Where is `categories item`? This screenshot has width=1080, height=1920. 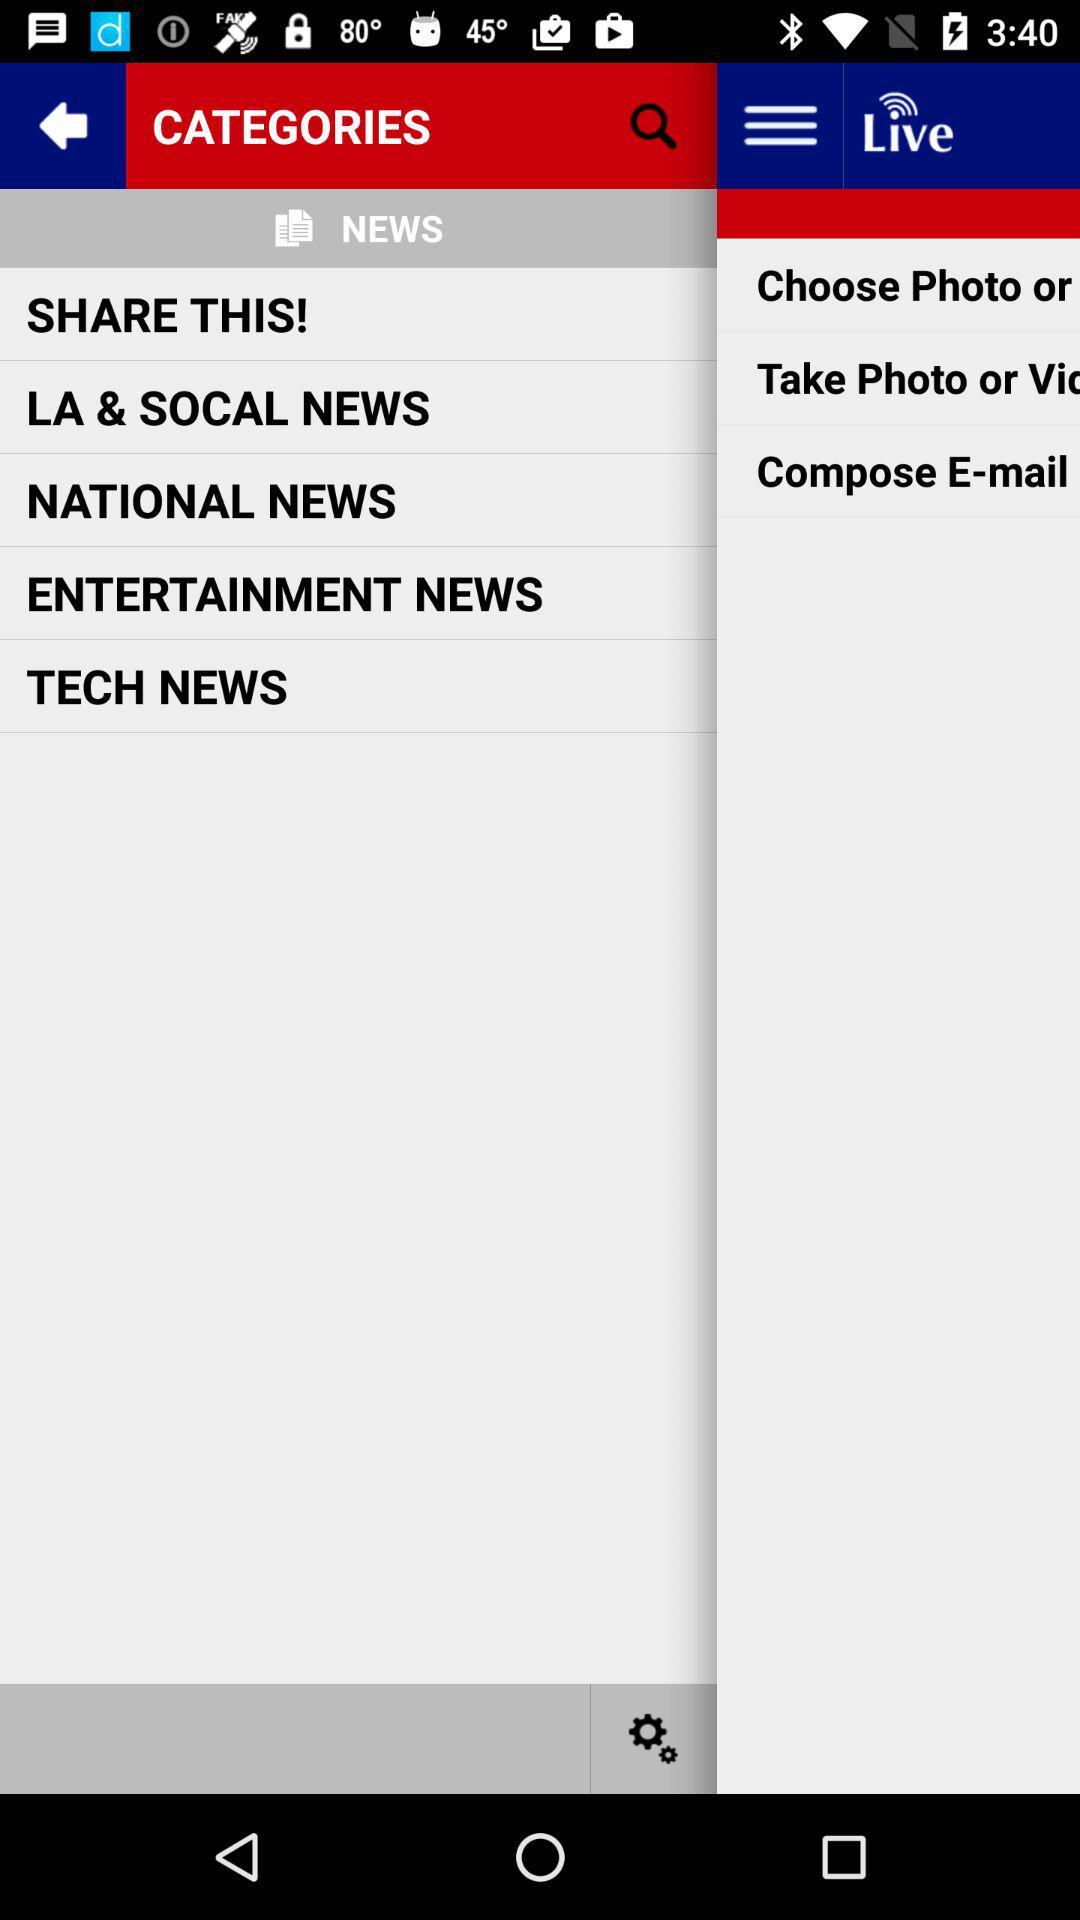 categories item is located at coordinates (420, 124).